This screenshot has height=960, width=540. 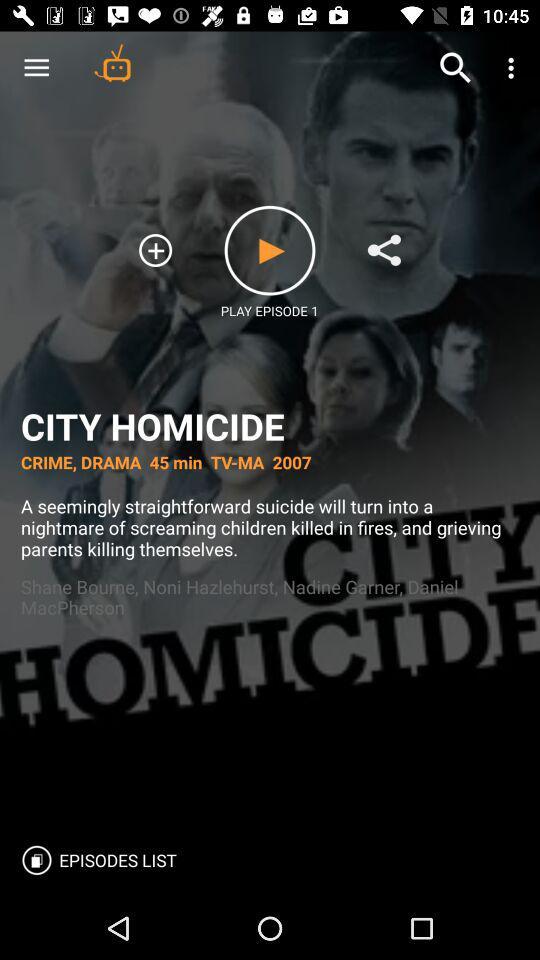 I want to click on video, so click(x=270, y=249).